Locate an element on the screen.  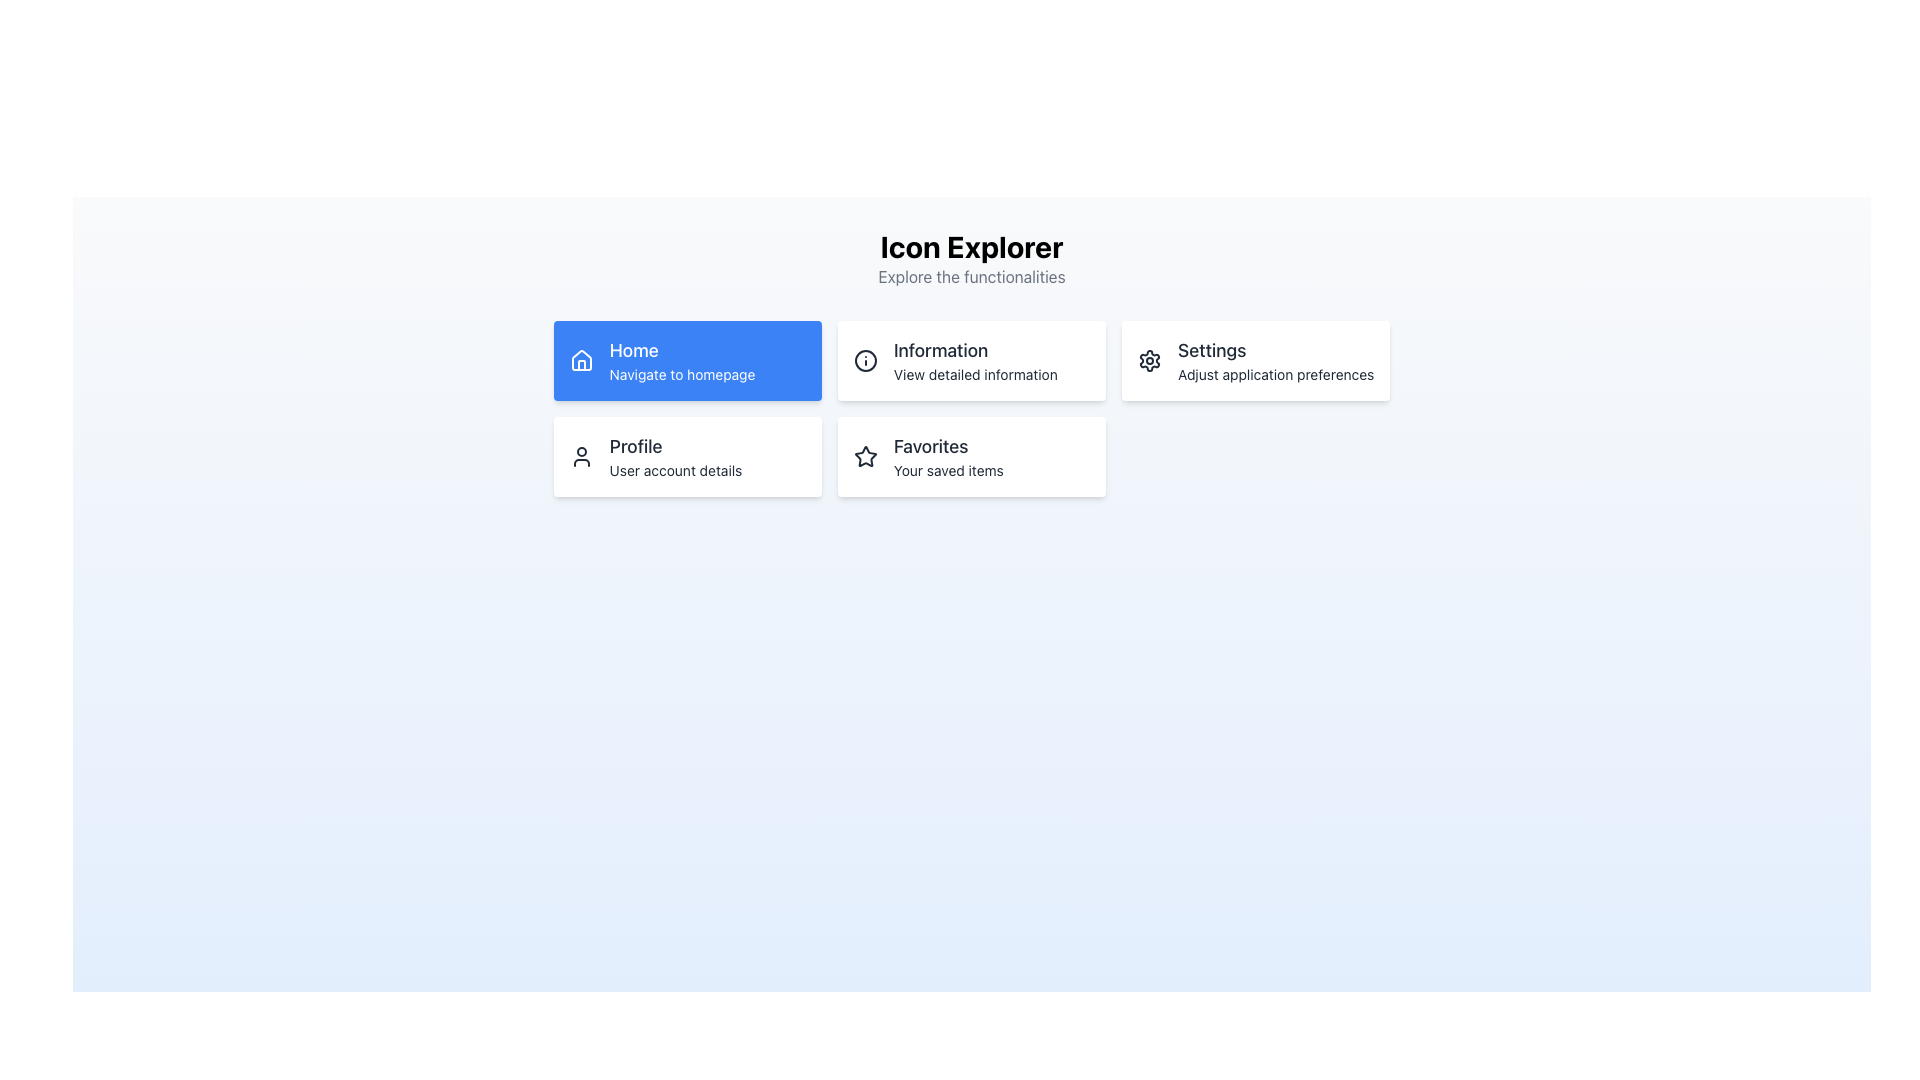
the star icon with a hollow outline, which is positioned to the left of the 'Favorites' text in the card layout located in the bottom-right area of the interface is located at coordinates (865, 456).